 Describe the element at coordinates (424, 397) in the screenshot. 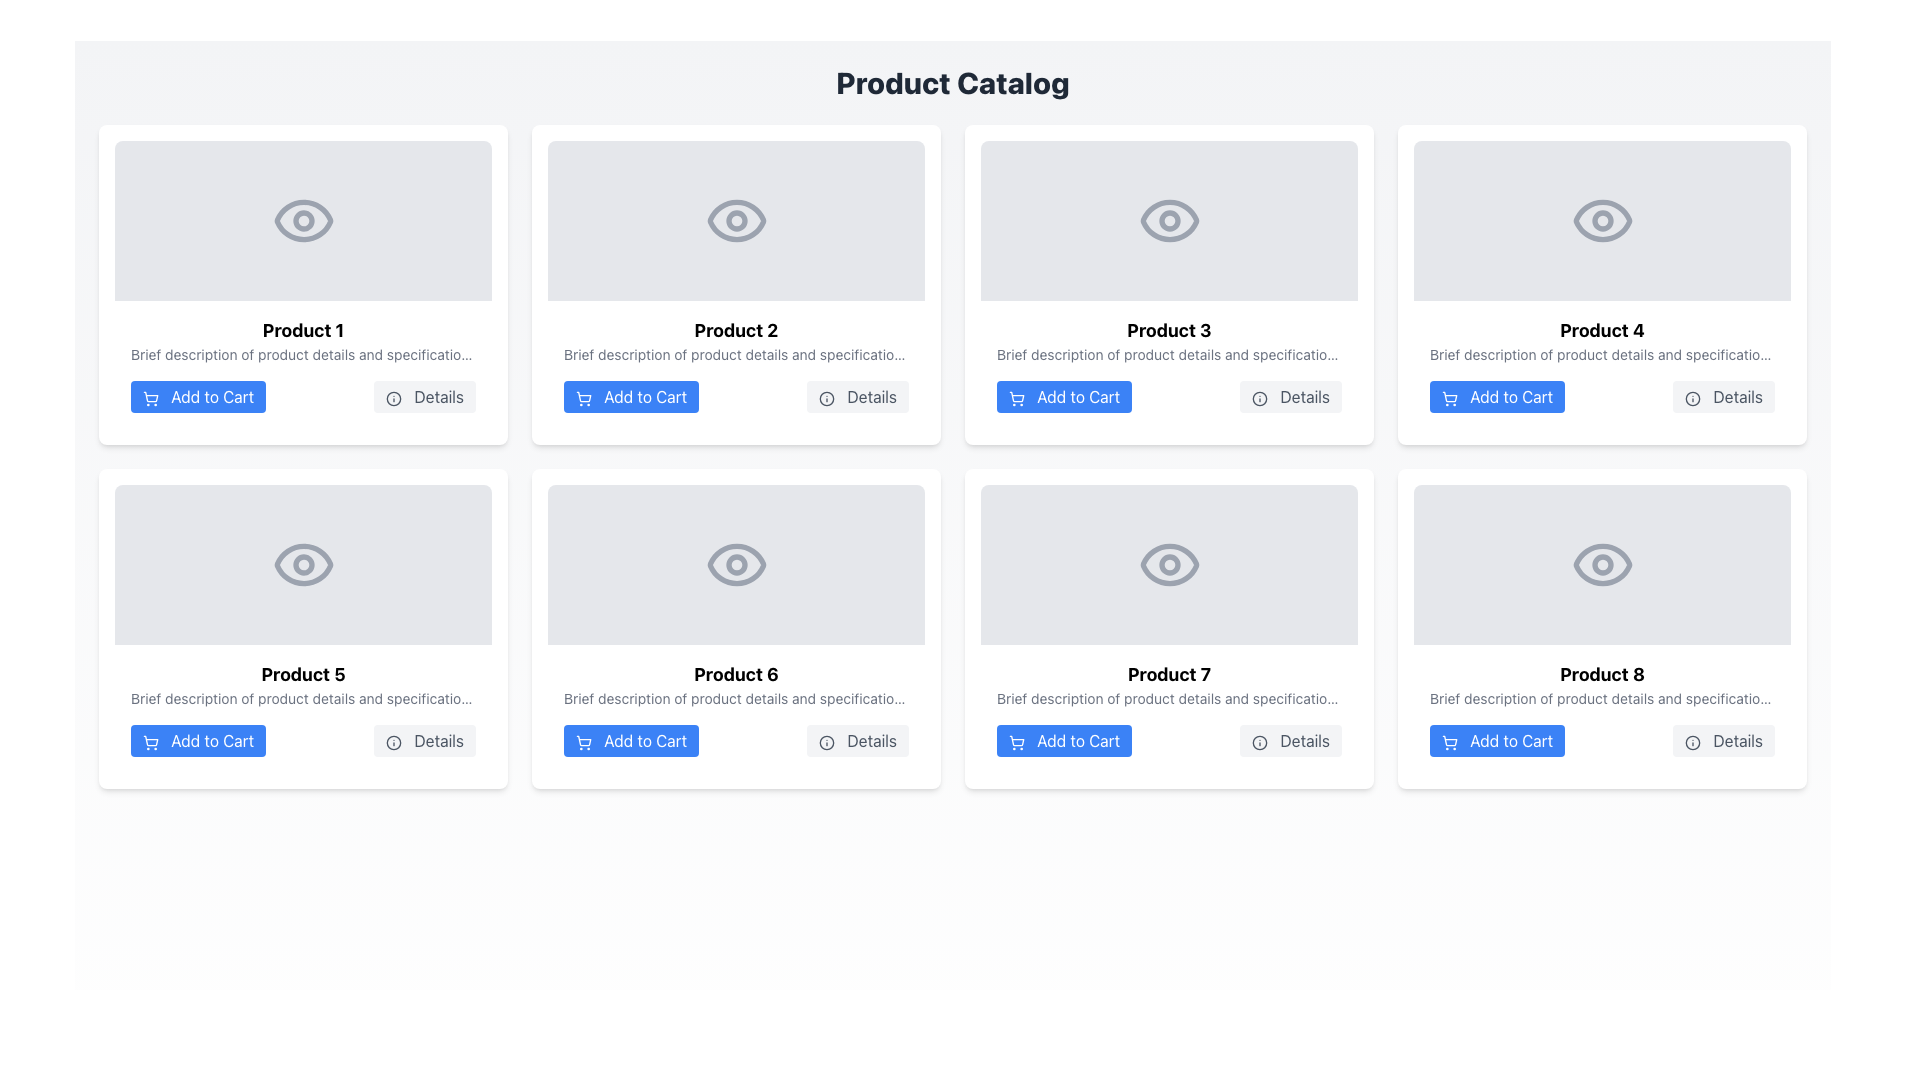

I see `the button located to the right of the 'Add to Cart' button within the 'Product 1' card` at that location.